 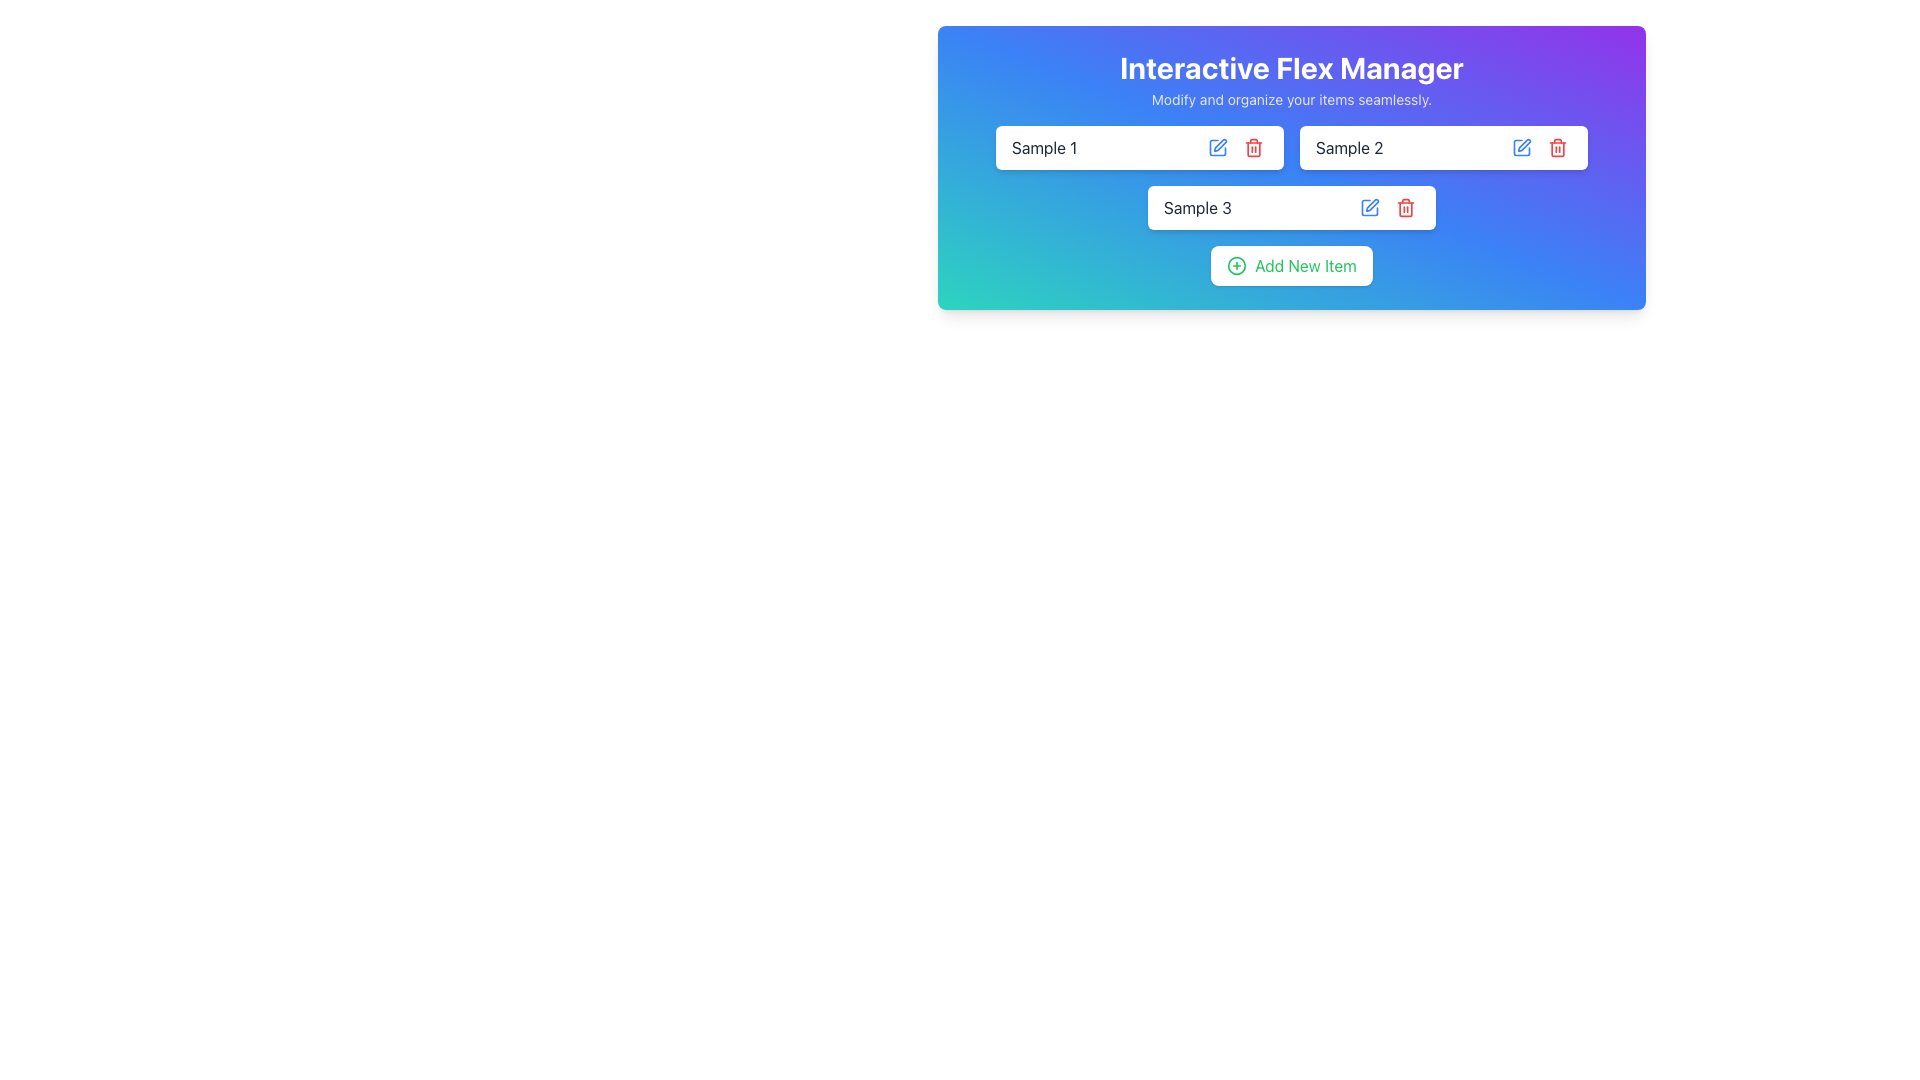 What do you see at coordinates (1236, 265) in the screenshot?
I see `the outer rim of the circular SVG icon that represents the 'Add New Item' button` at bounding box center [1236, 265].